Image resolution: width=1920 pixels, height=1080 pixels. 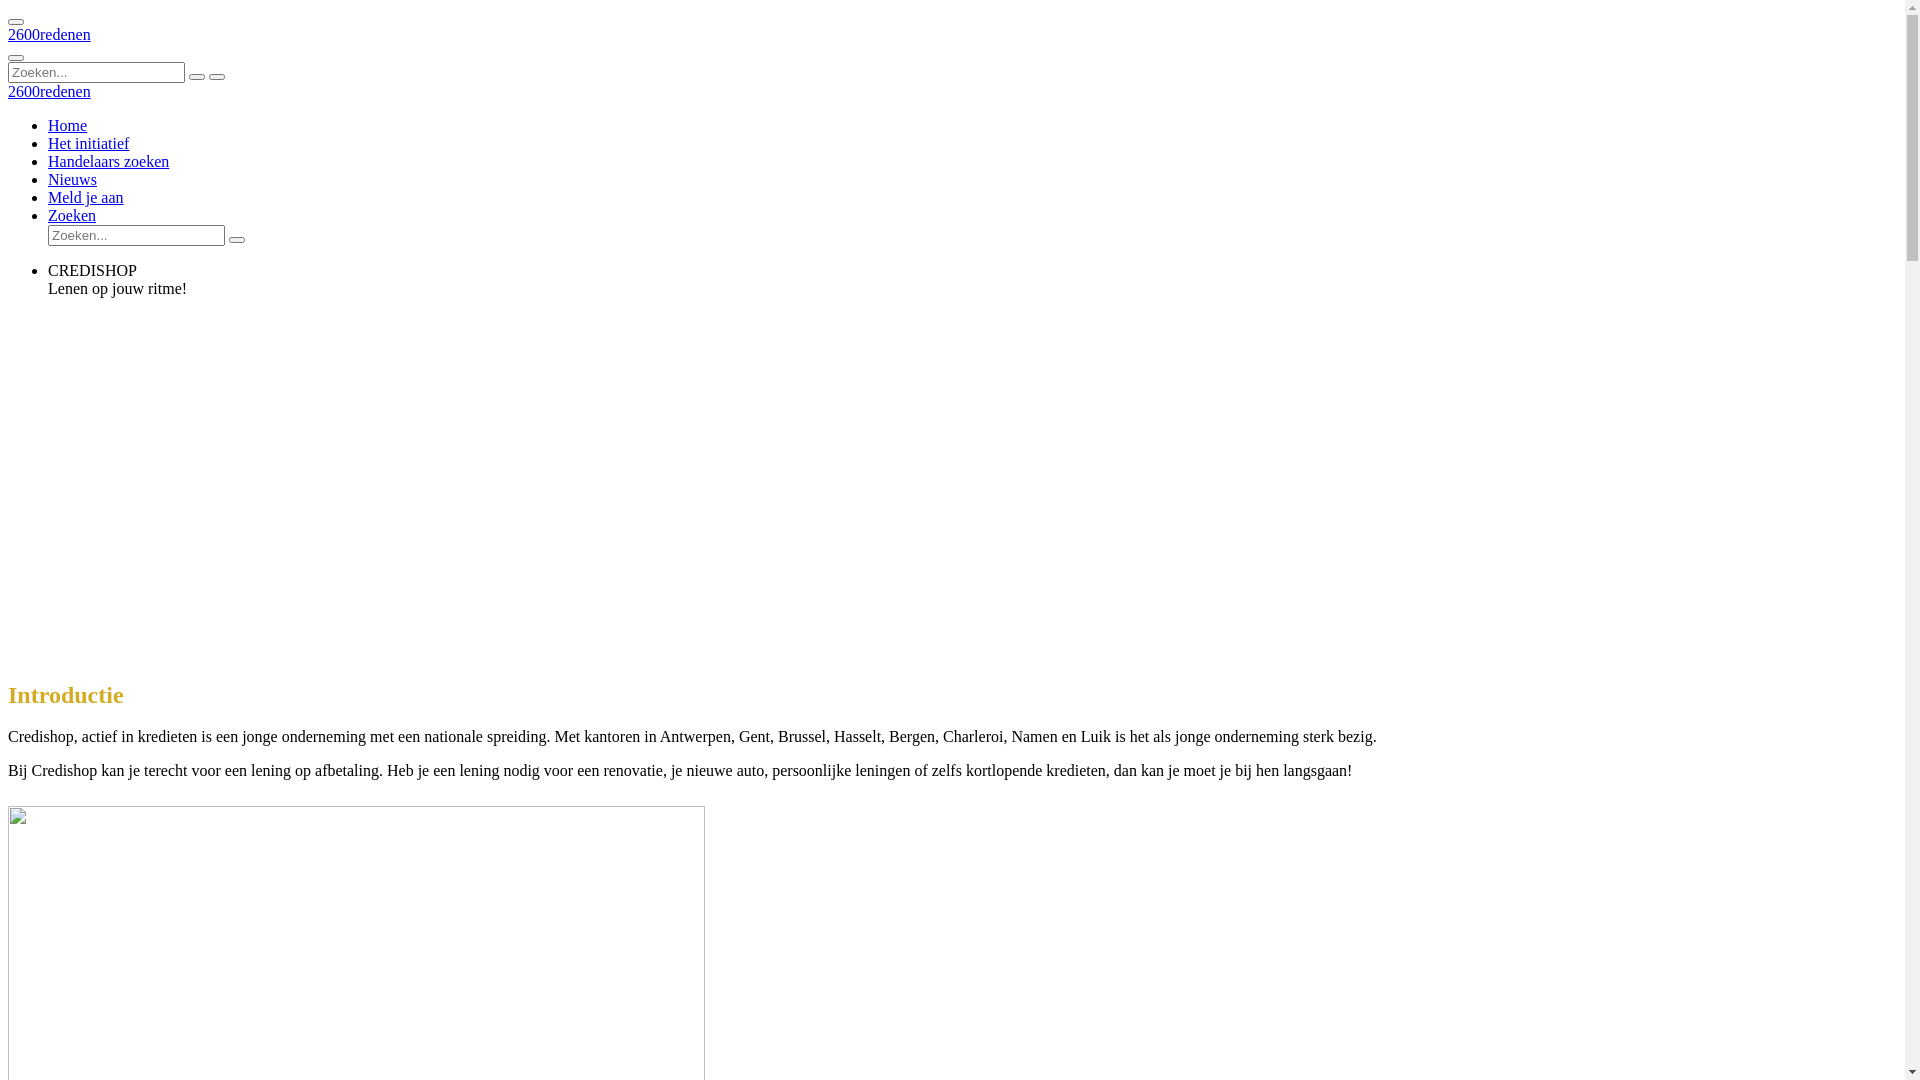 What do you see at coordinates (67, 125) in the screenshot?
I see `'Home'` at bounding box center [67, 125].